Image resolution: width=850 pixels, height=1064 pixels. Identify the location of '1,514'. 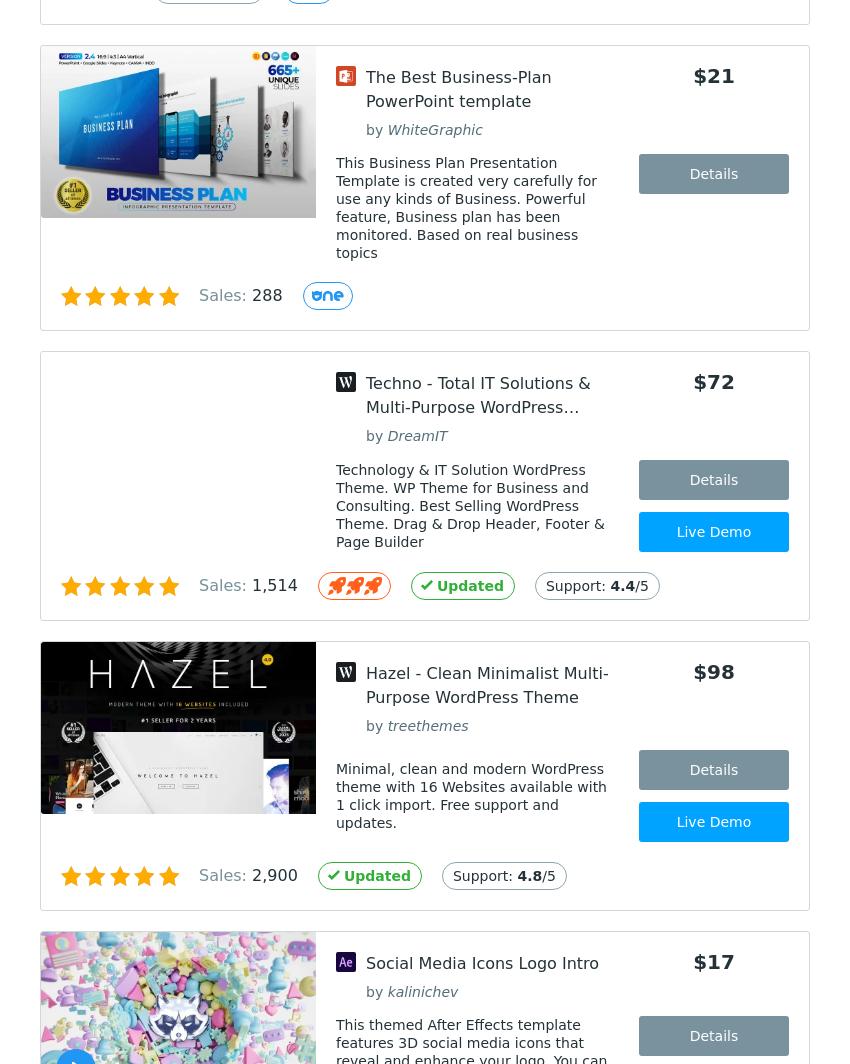
(273, 585).